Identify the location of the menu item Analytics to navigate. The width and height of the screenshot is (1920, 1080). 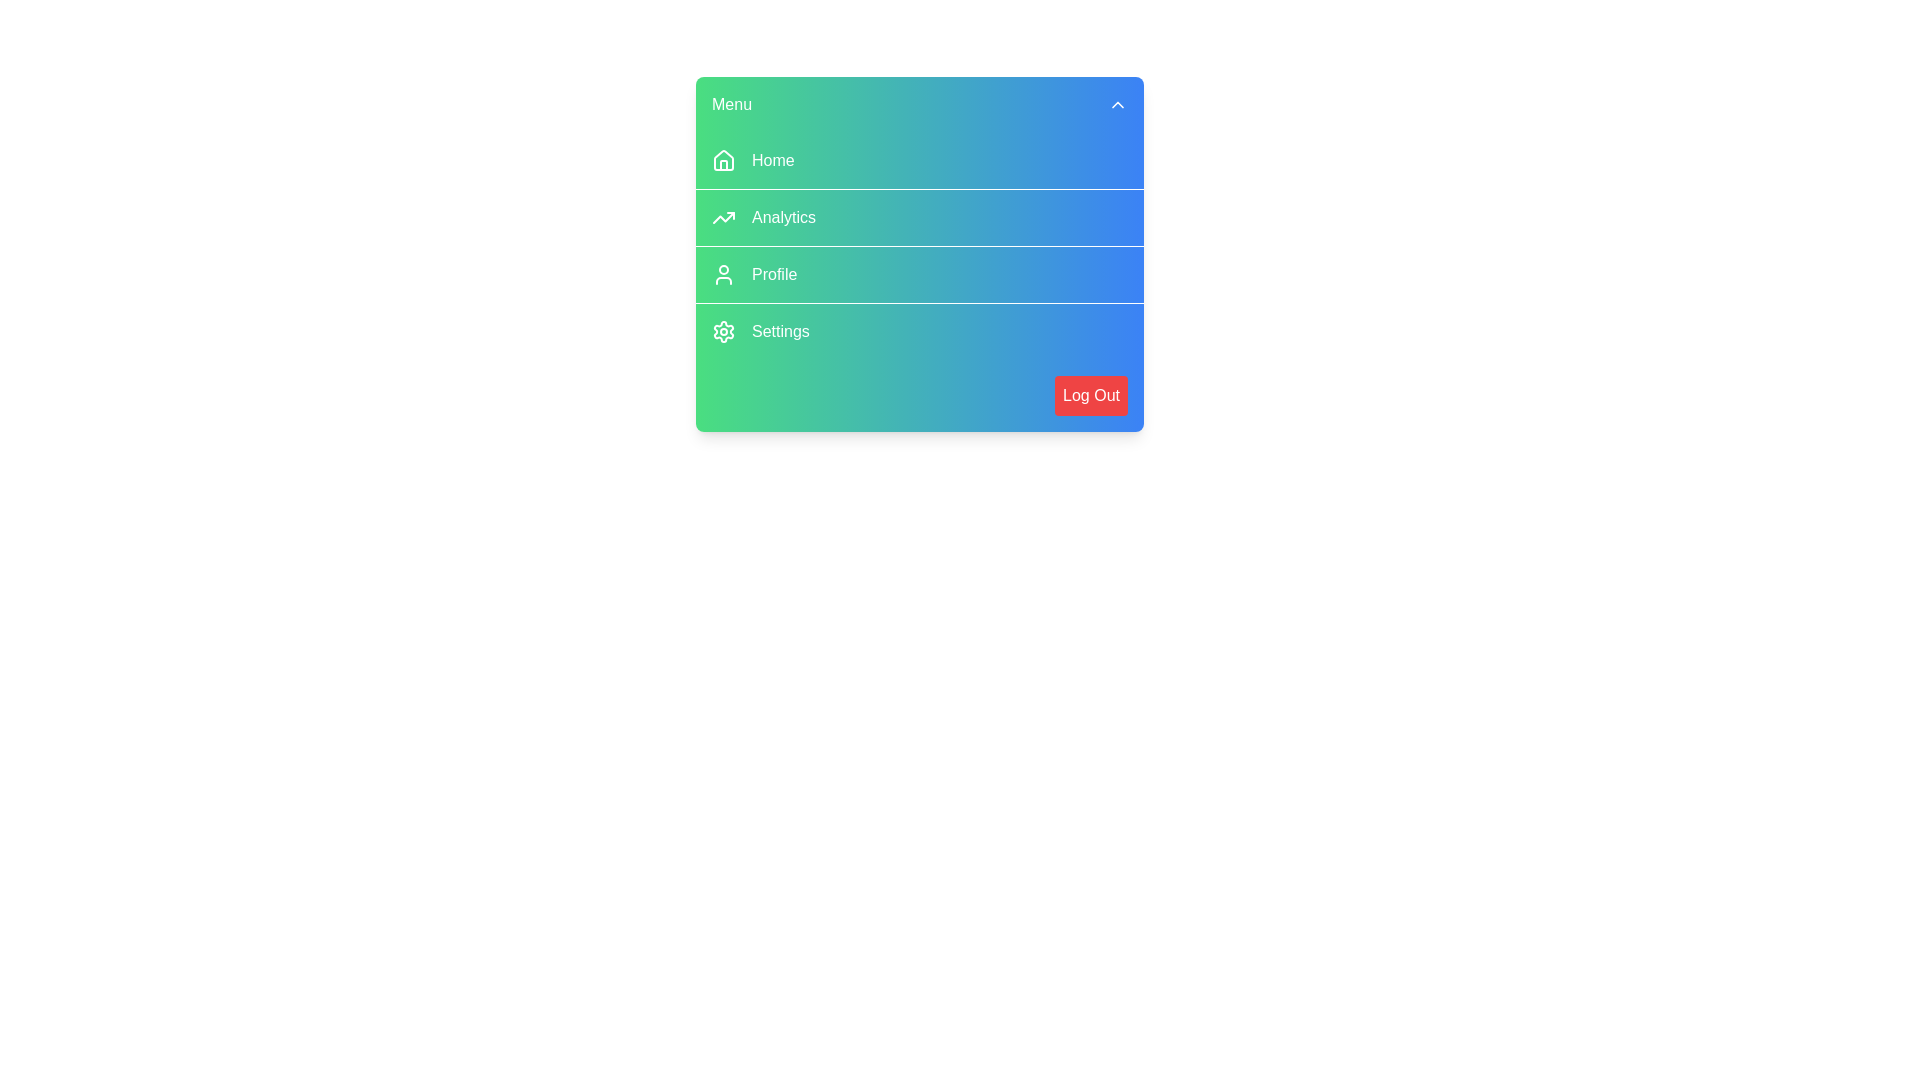
(919, 217).